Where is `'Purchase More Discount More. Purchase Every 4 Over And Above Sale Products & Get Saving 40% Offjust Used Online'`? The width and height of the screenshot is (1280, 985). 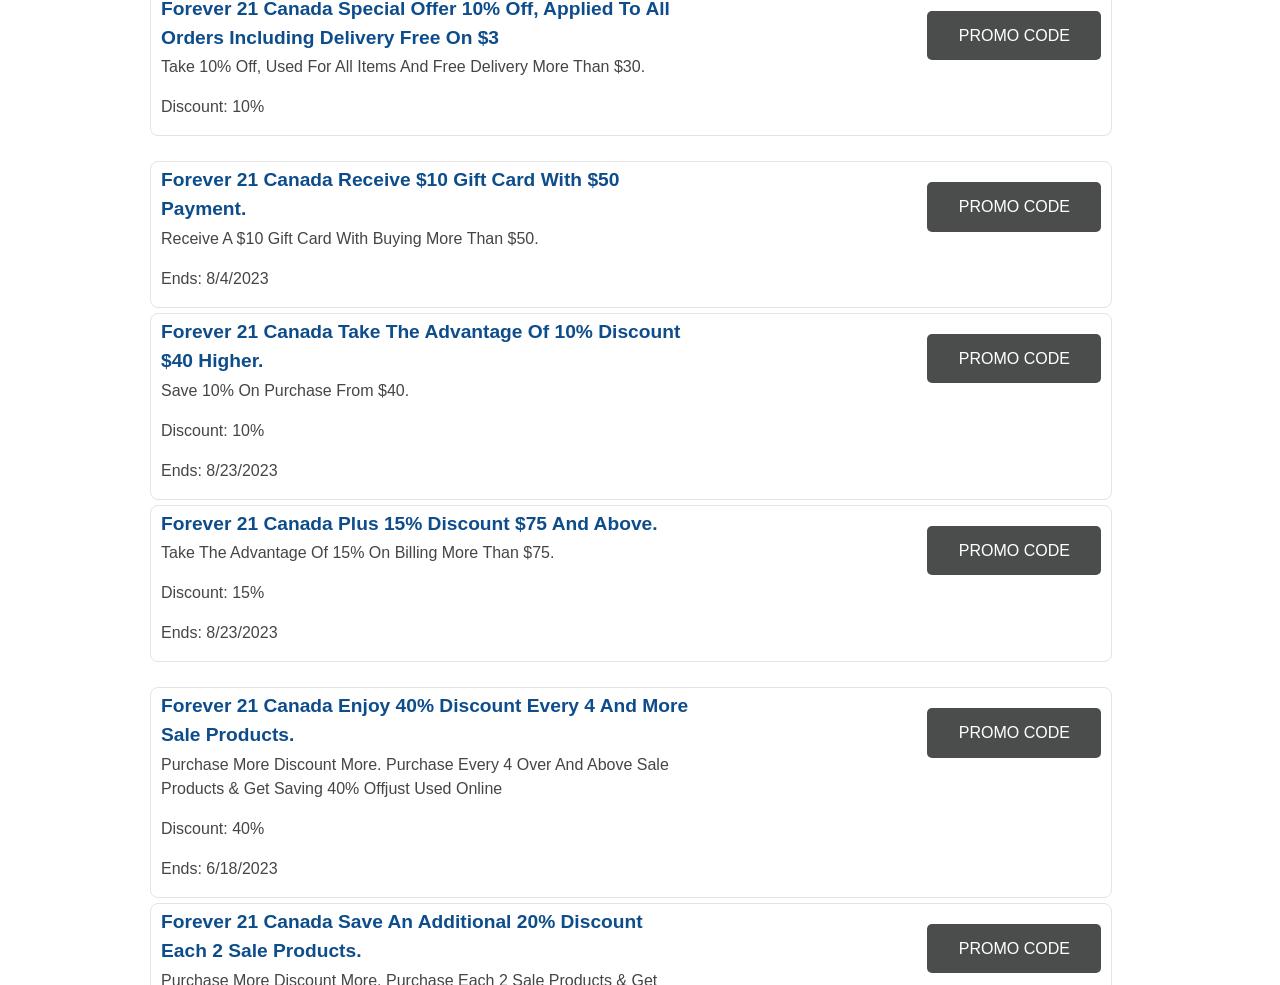 'Purchase More Discount More. Purchase Every 4 Over And Above Sale Products & Get Saving 40% Offjust Used Online' is located at coordinates (413, 775).